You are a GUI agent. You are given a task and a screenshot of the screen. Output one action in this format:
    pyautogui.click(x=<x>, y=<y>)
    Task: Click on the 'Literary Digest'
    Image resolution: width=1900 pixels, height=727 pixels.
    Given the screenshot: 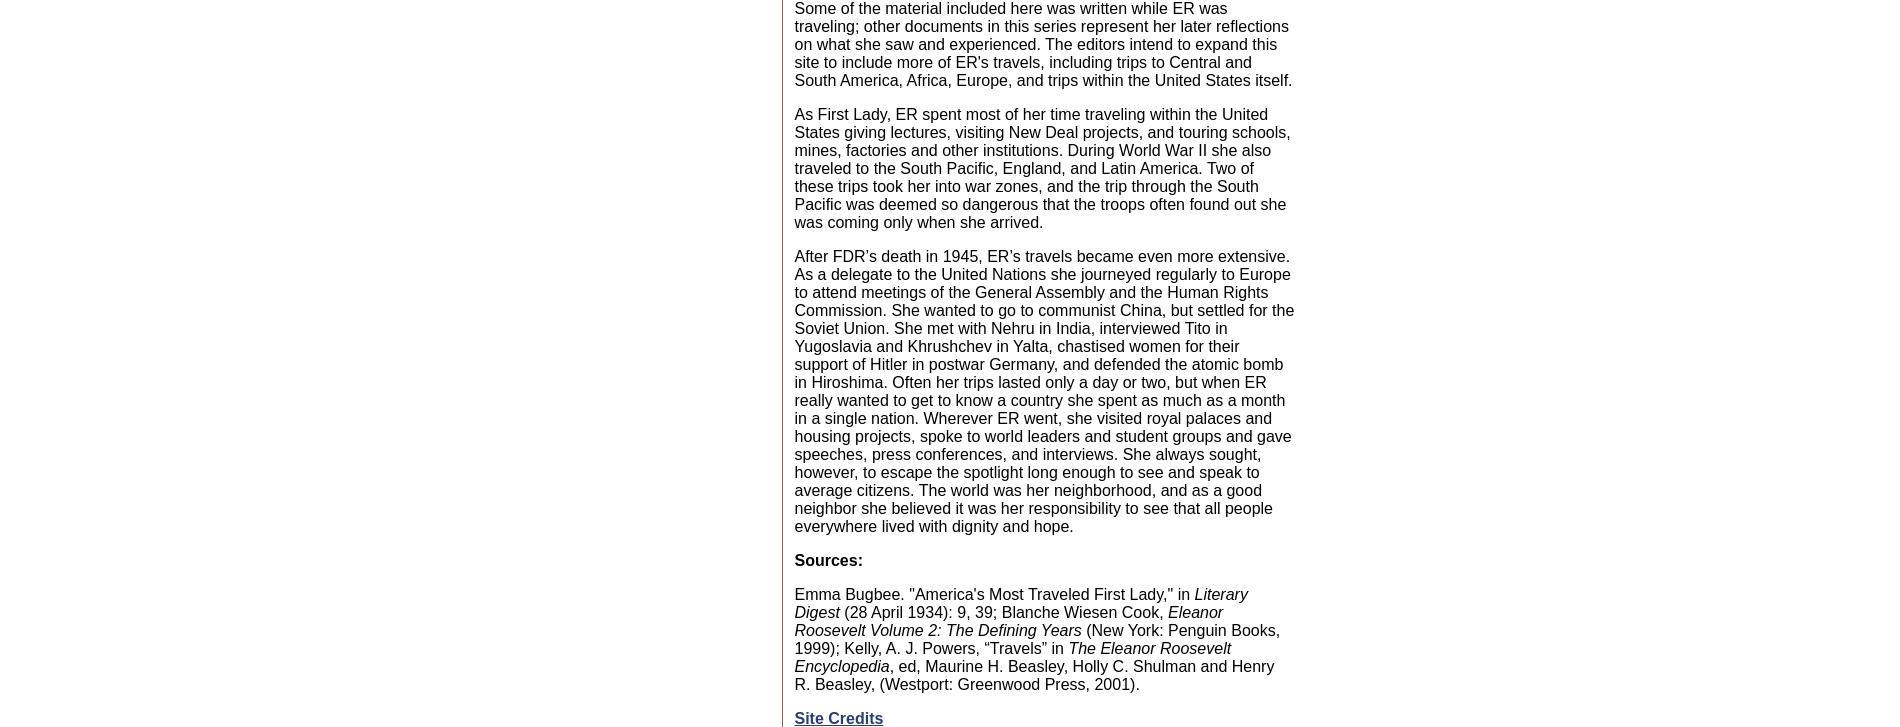 What is the action you would take?
    pyautogui.click(x=1020, y=602)
    